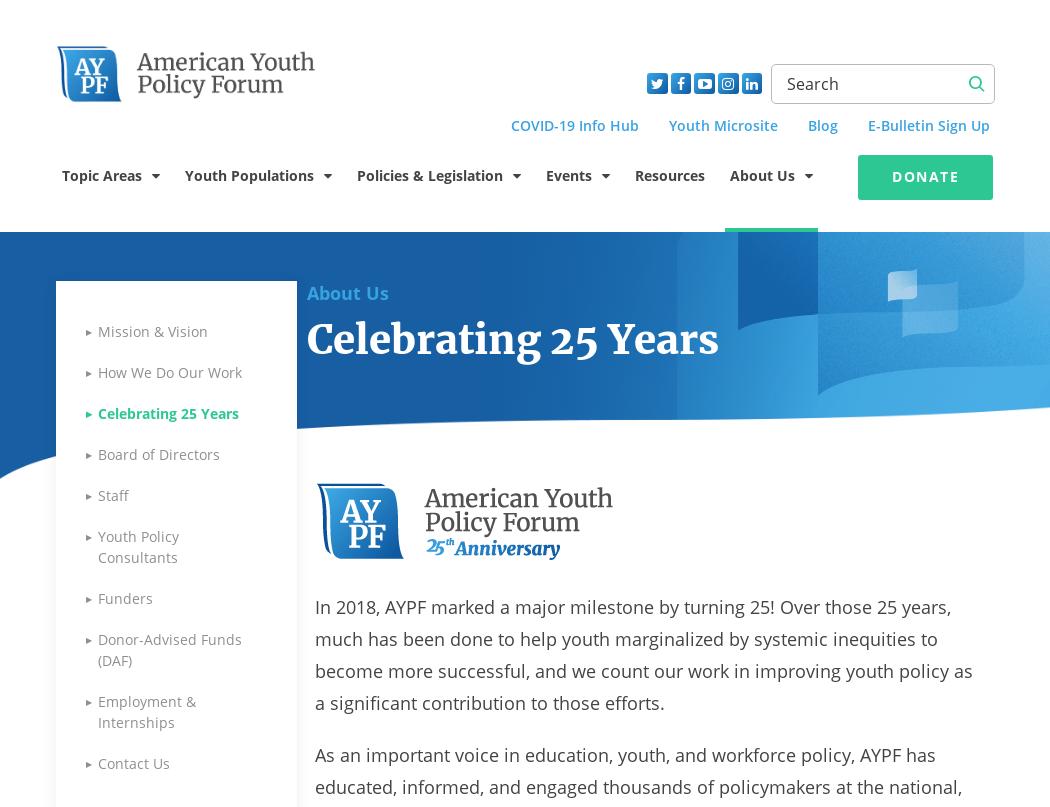 This screenshot has height=807, width=1050. Describe the element at coordinates (260, 432) in the screenshot. I see `'Justice-Involved Youth'` at that location.